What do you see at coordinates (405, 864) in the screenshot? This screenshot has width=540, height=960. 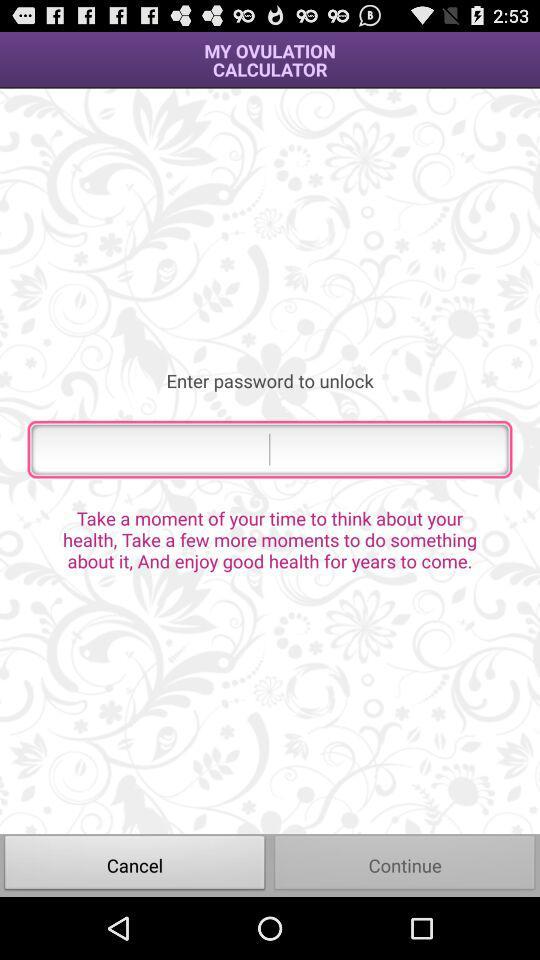 I see `icon to the right of the cancel icon` at bounding box center [405, 864].